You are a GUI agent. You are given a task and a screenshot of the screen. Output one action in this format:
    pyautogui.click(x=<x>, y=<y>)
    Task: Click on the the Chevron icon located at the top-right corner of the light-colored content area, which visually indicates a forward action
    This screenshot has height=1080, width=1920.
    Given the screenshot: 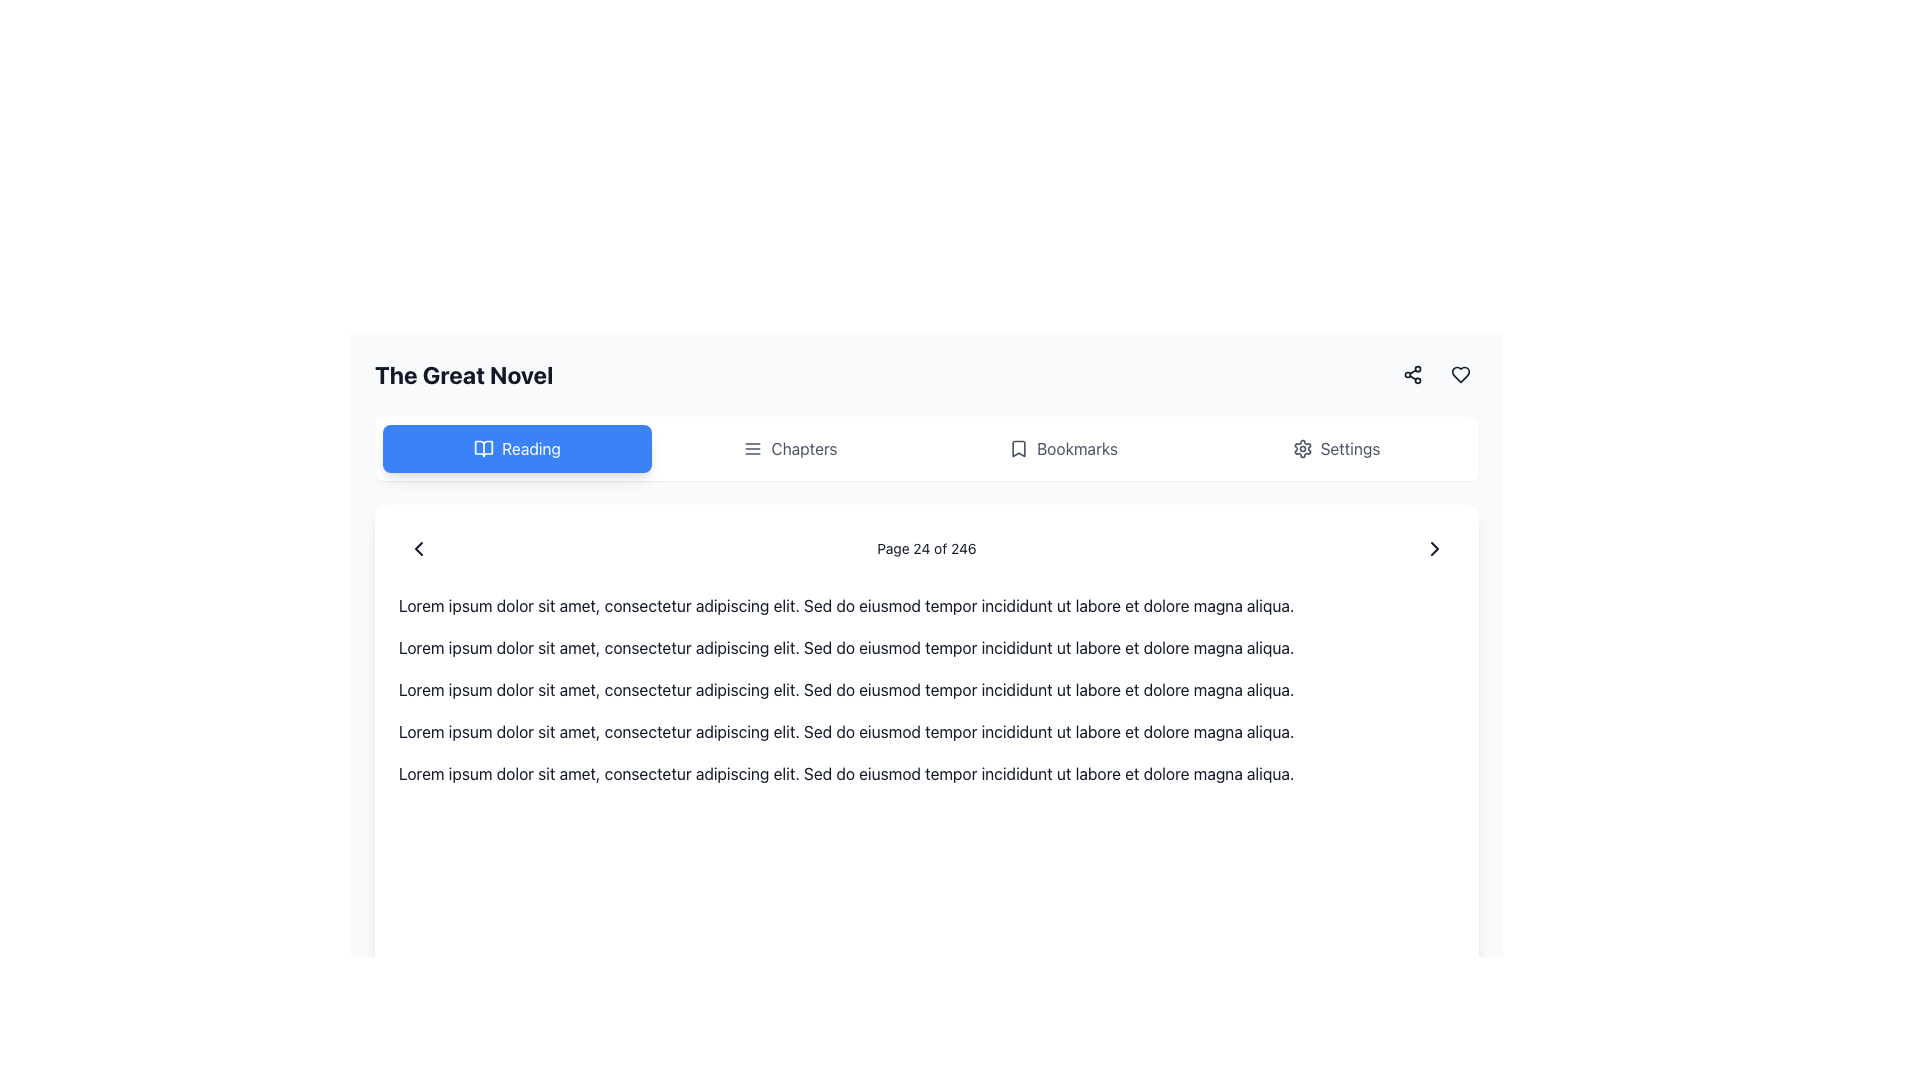 What is the action you would take?
    pyautogui.click(x=1434, y=548)
    